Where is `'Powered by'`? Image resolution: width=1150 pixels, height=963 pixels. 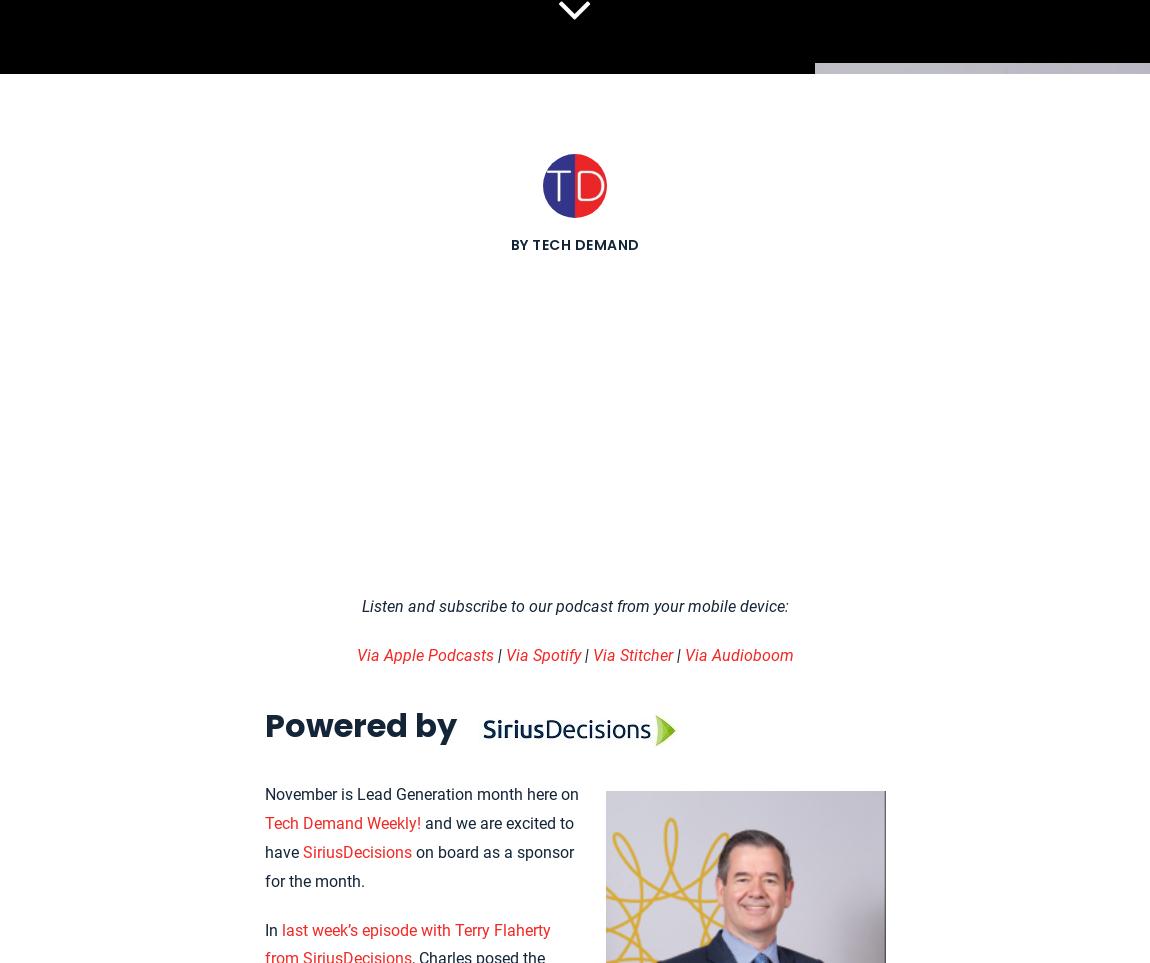 'Powered by' is located at coordinates (370, 723).